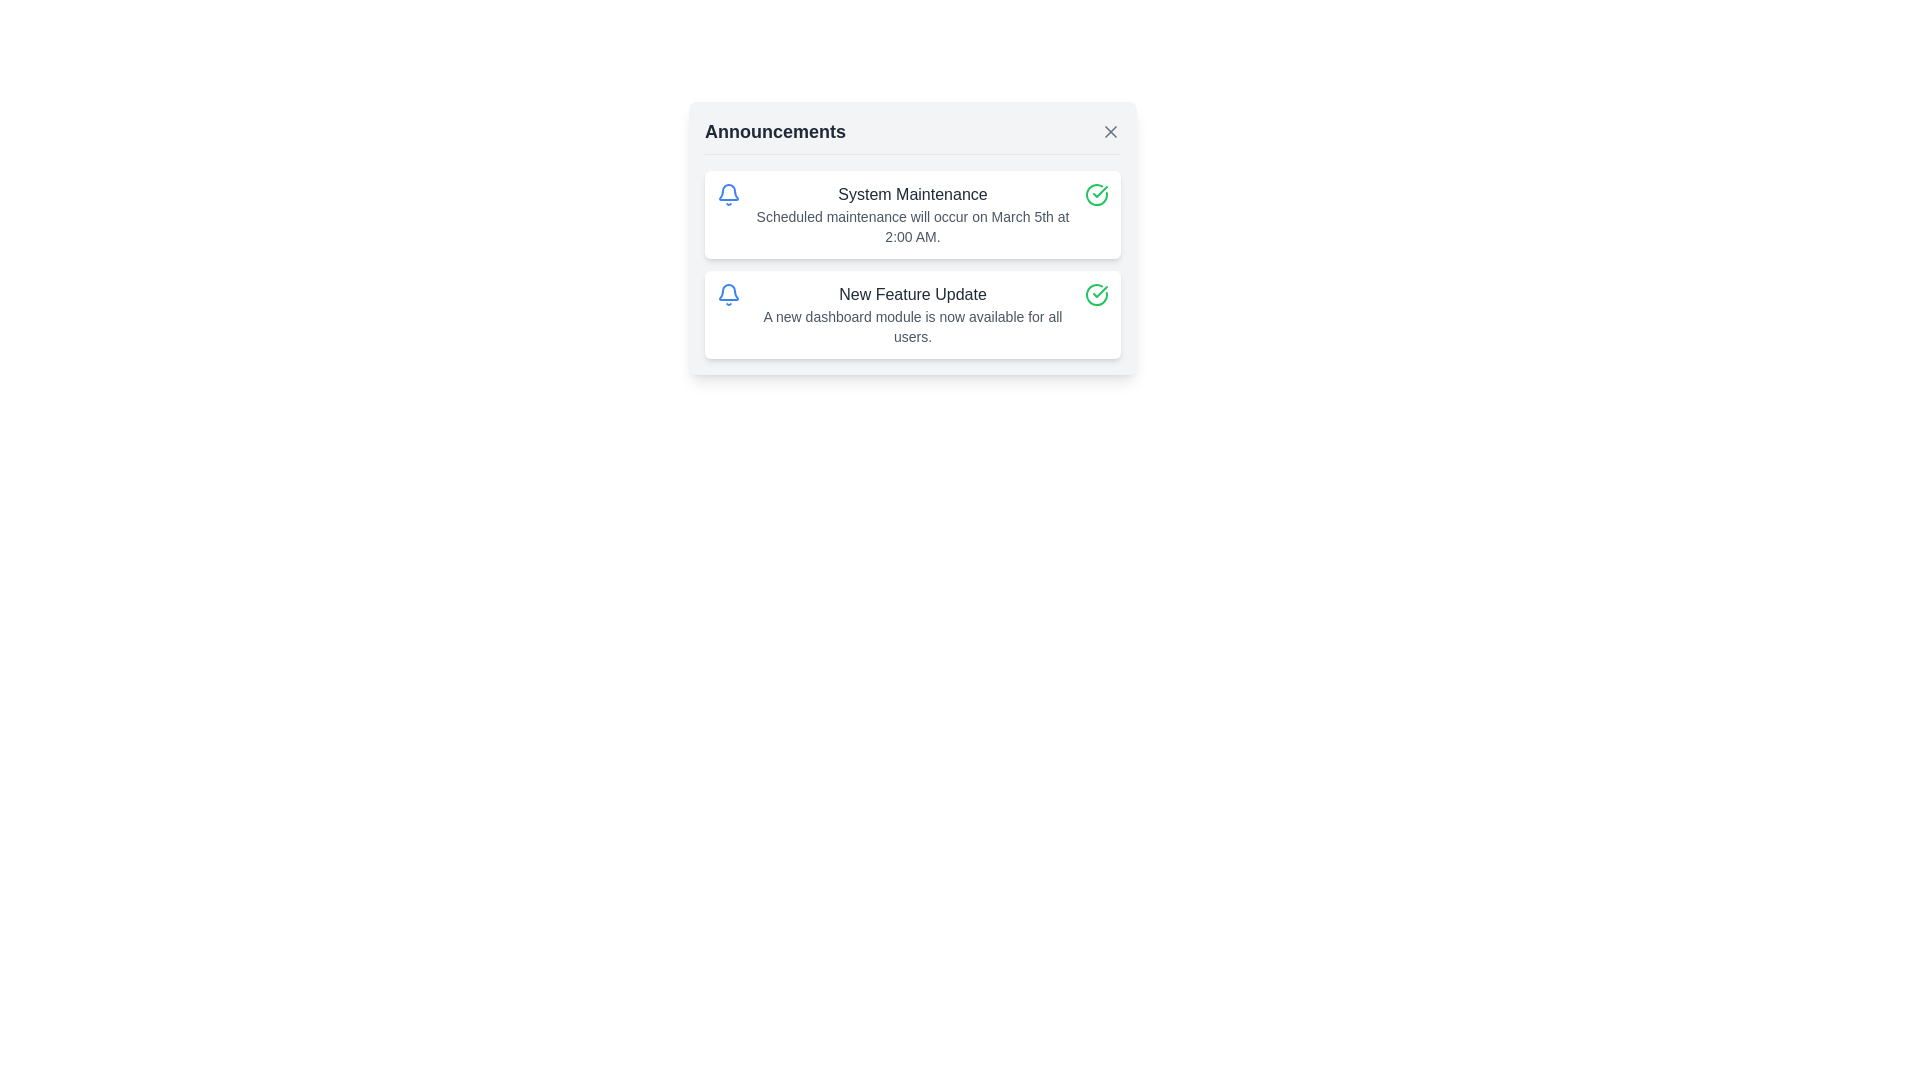 Image resolution: width=1920 pixels, height=1080 pixels. Describe the element at coordinates (1096, 294) in the screenshot. I see `the interactive icon located to the right of the 'New Feature Update' text block in the second announcement card, which serves to mark or confirm an action related to the announcement` at that location.